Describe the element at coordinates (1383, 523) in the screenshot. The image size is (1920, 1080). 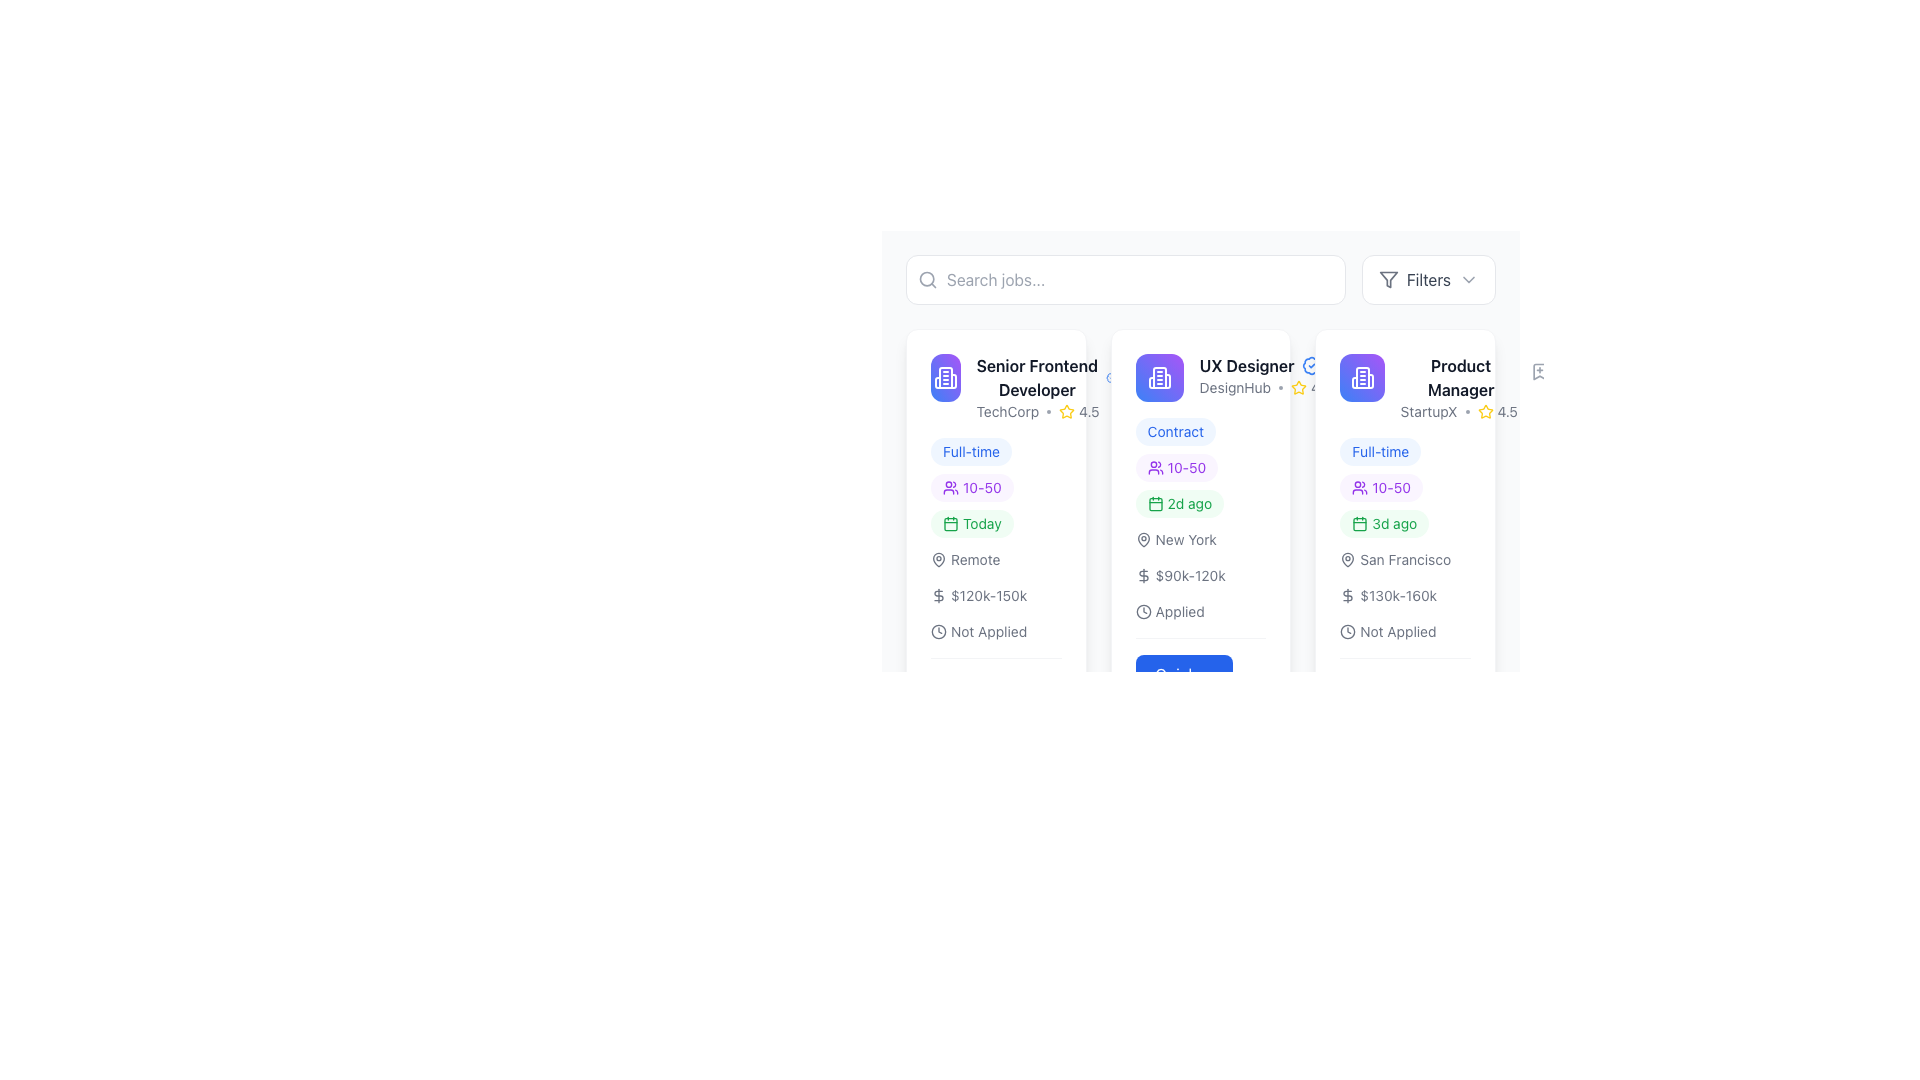
I see `text of the pill-shaped badge with a green background and the text '3d ago', located under the '10-50' badge in the job listing for 'Product Manager'` at that location.